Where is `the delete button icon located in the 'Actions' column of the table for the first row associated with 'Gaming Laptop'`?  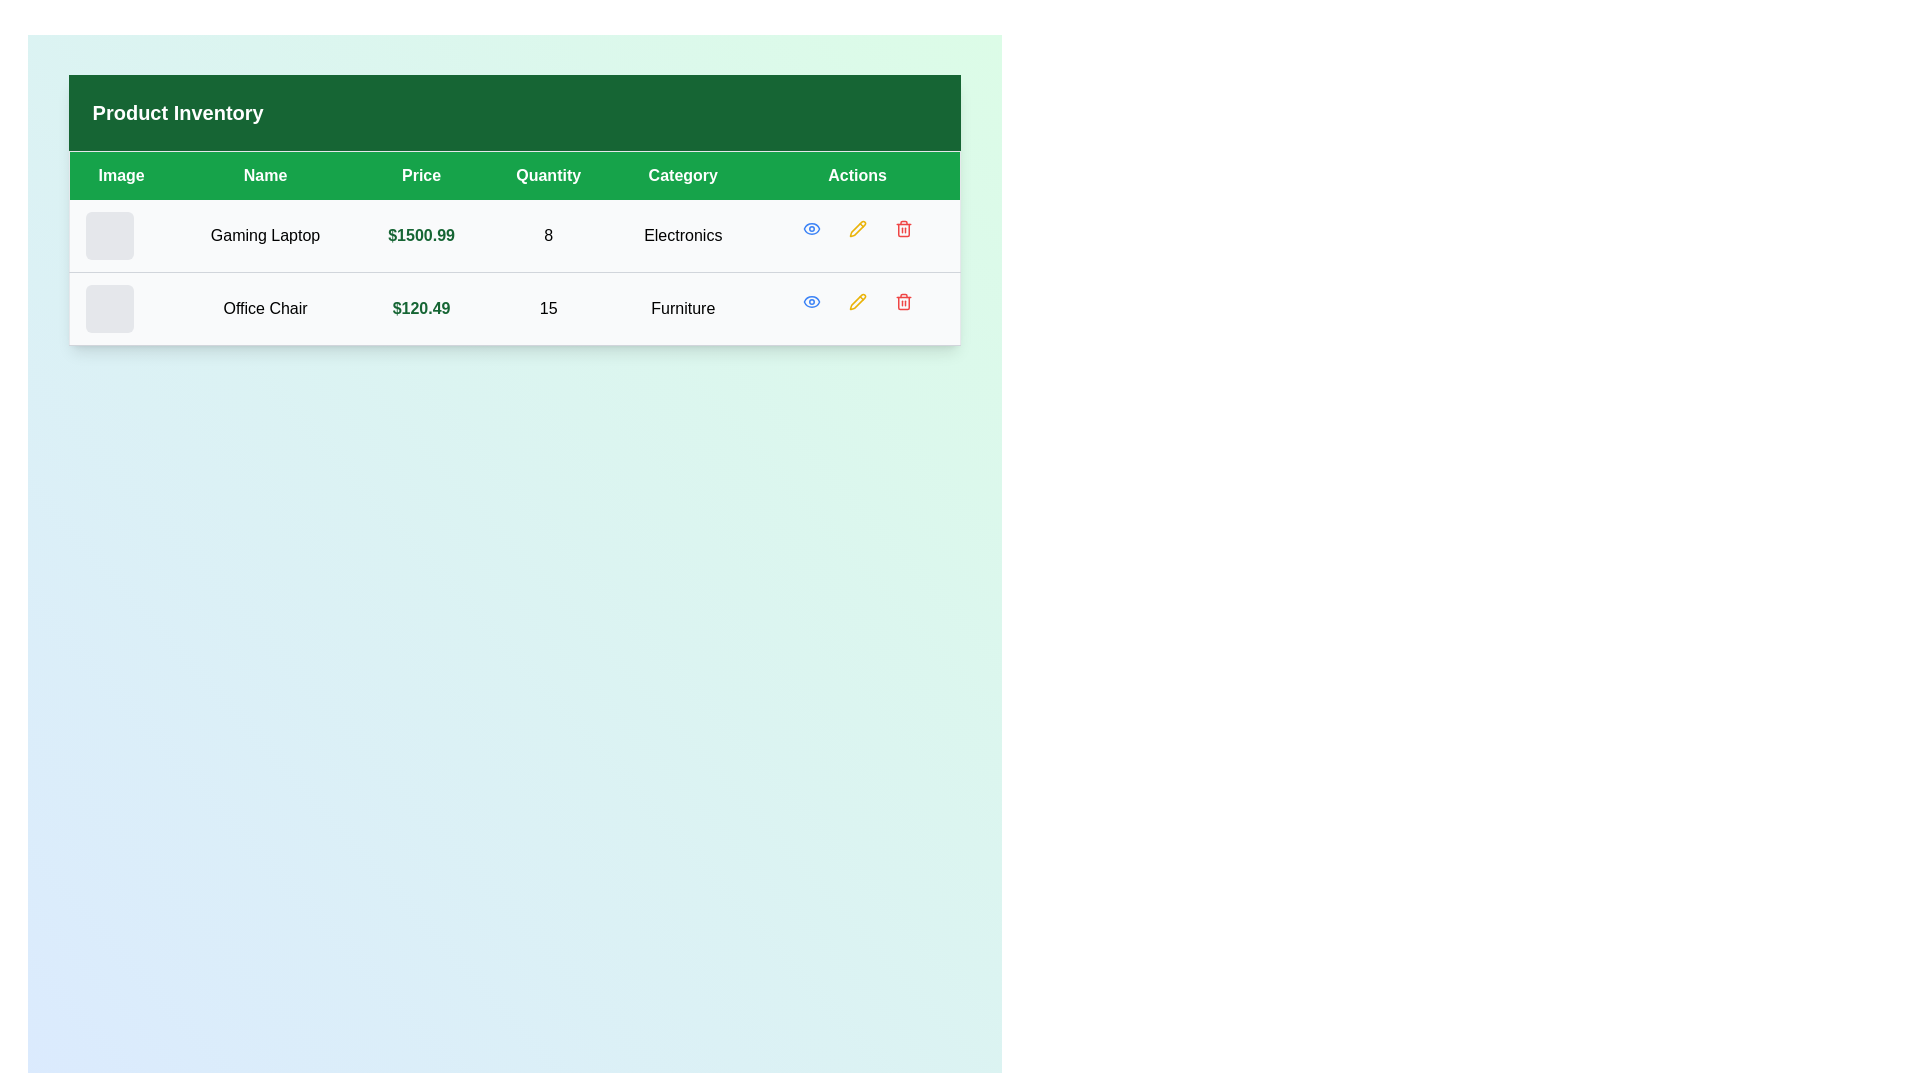
the delete button icon located in the 'Actions' column of the table for the first row associated with 'Gaming Laptop' is located at coordinates (902, 227).